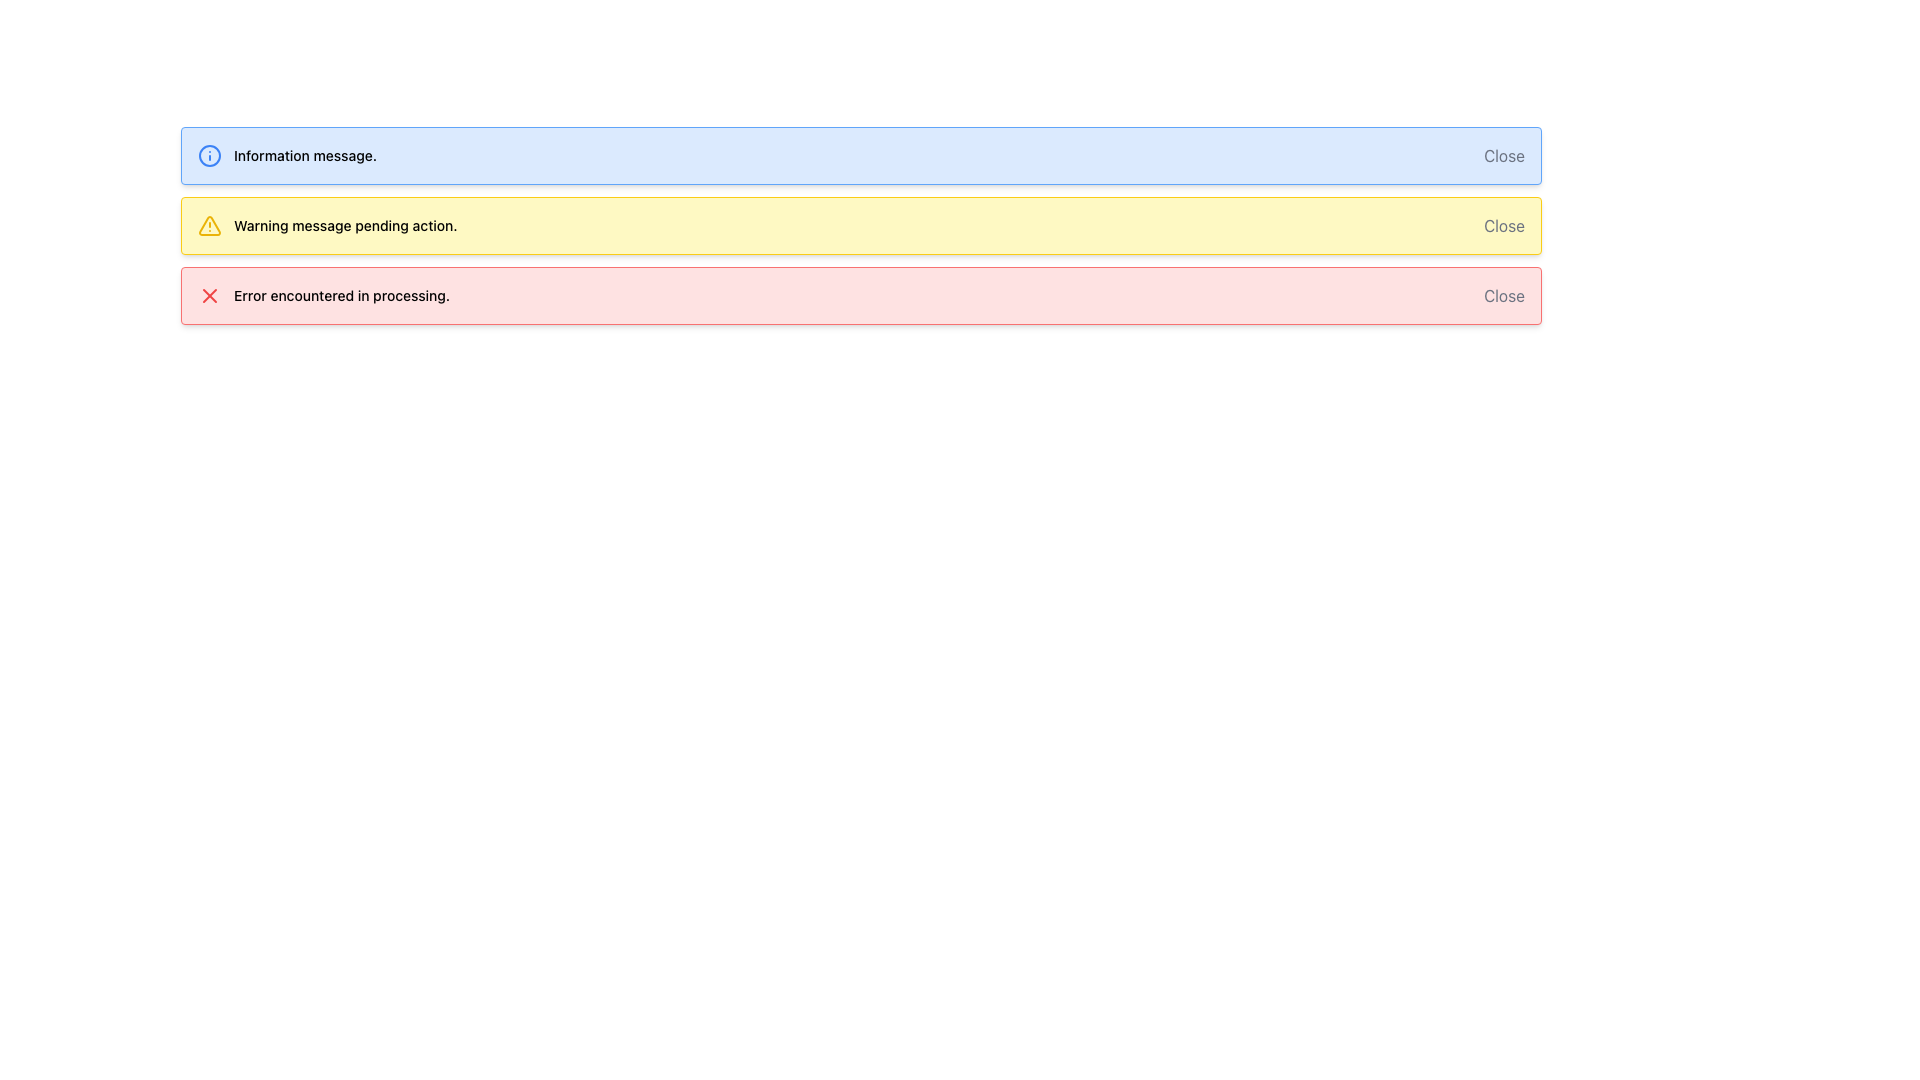  Describe the element at coordinates (345, 225) in the screenshot. I see `the warning message text label located in the yellow warning section, which is the second notification block from the top, positioned to the right of a yellow triangular icon and to the left of a 'Close' button` at that location.